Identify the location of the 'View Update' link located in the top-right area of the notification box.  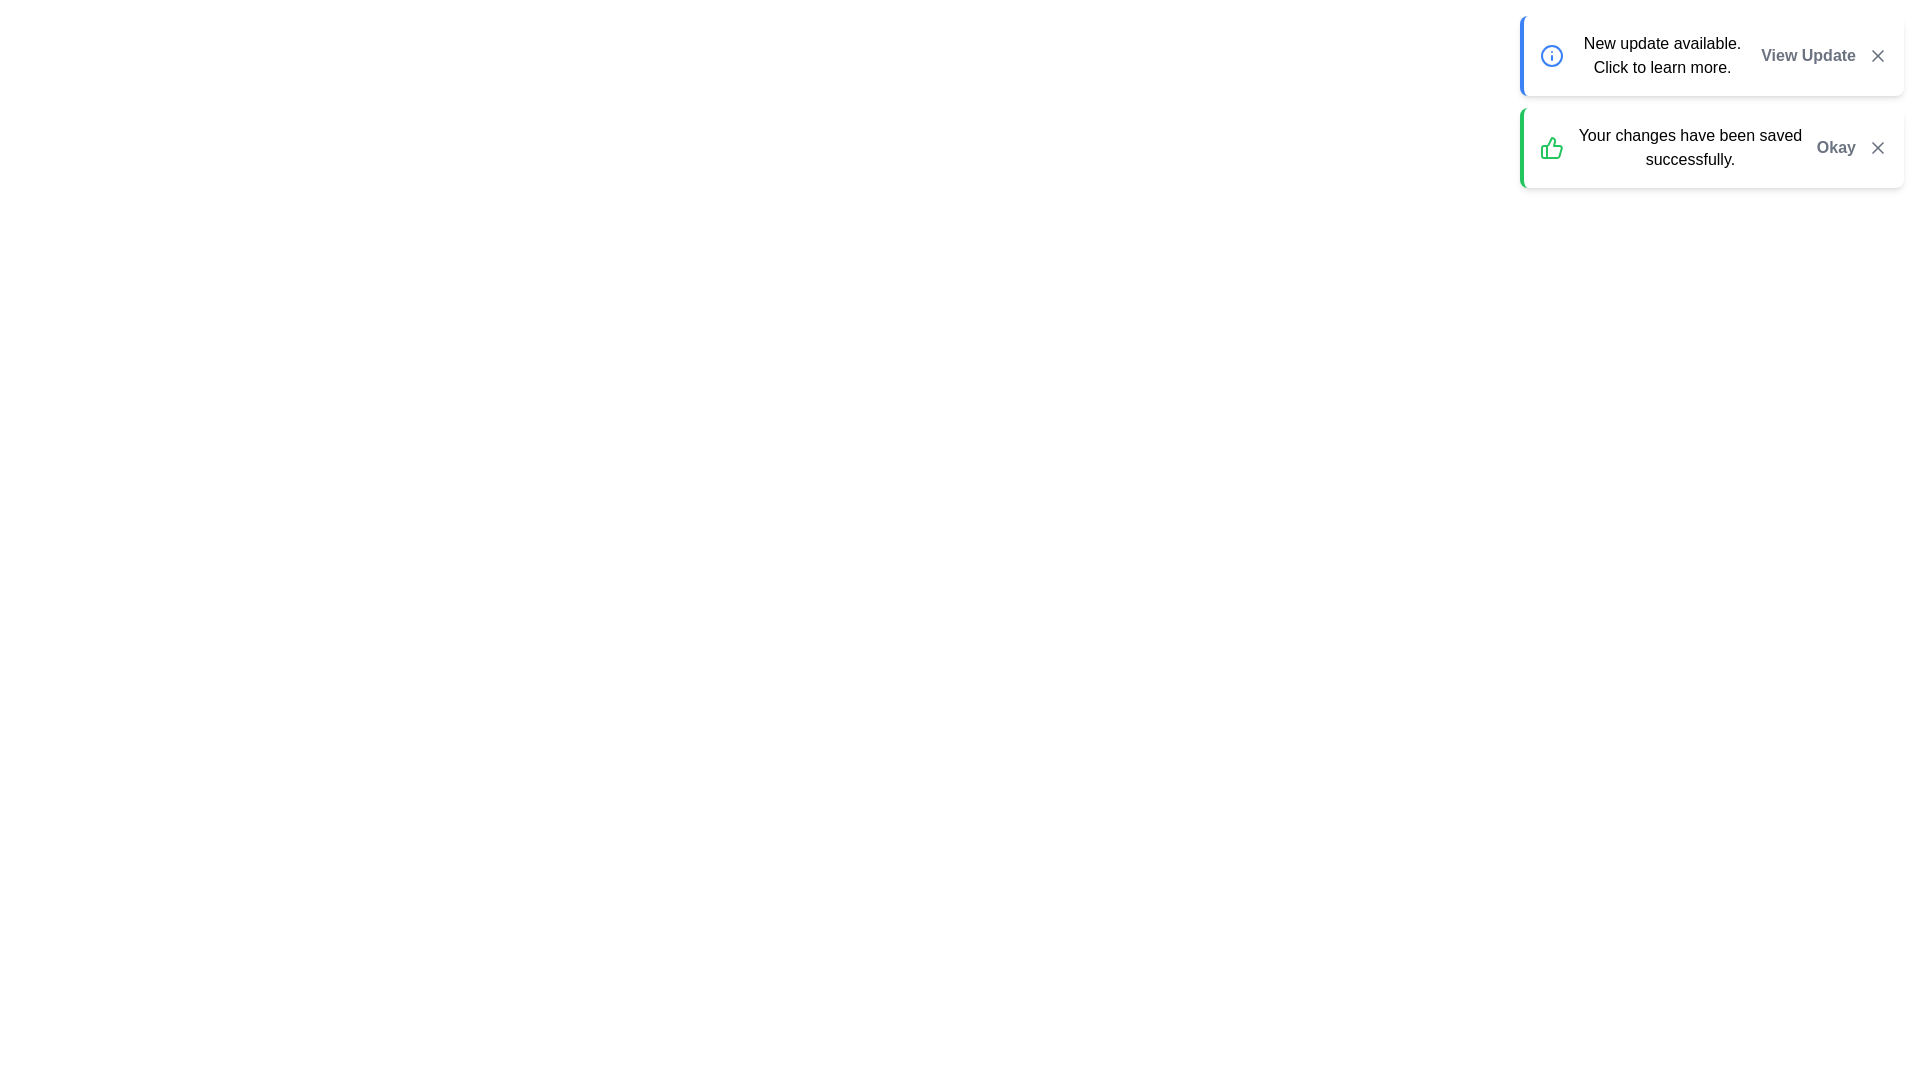
(1808, 55).